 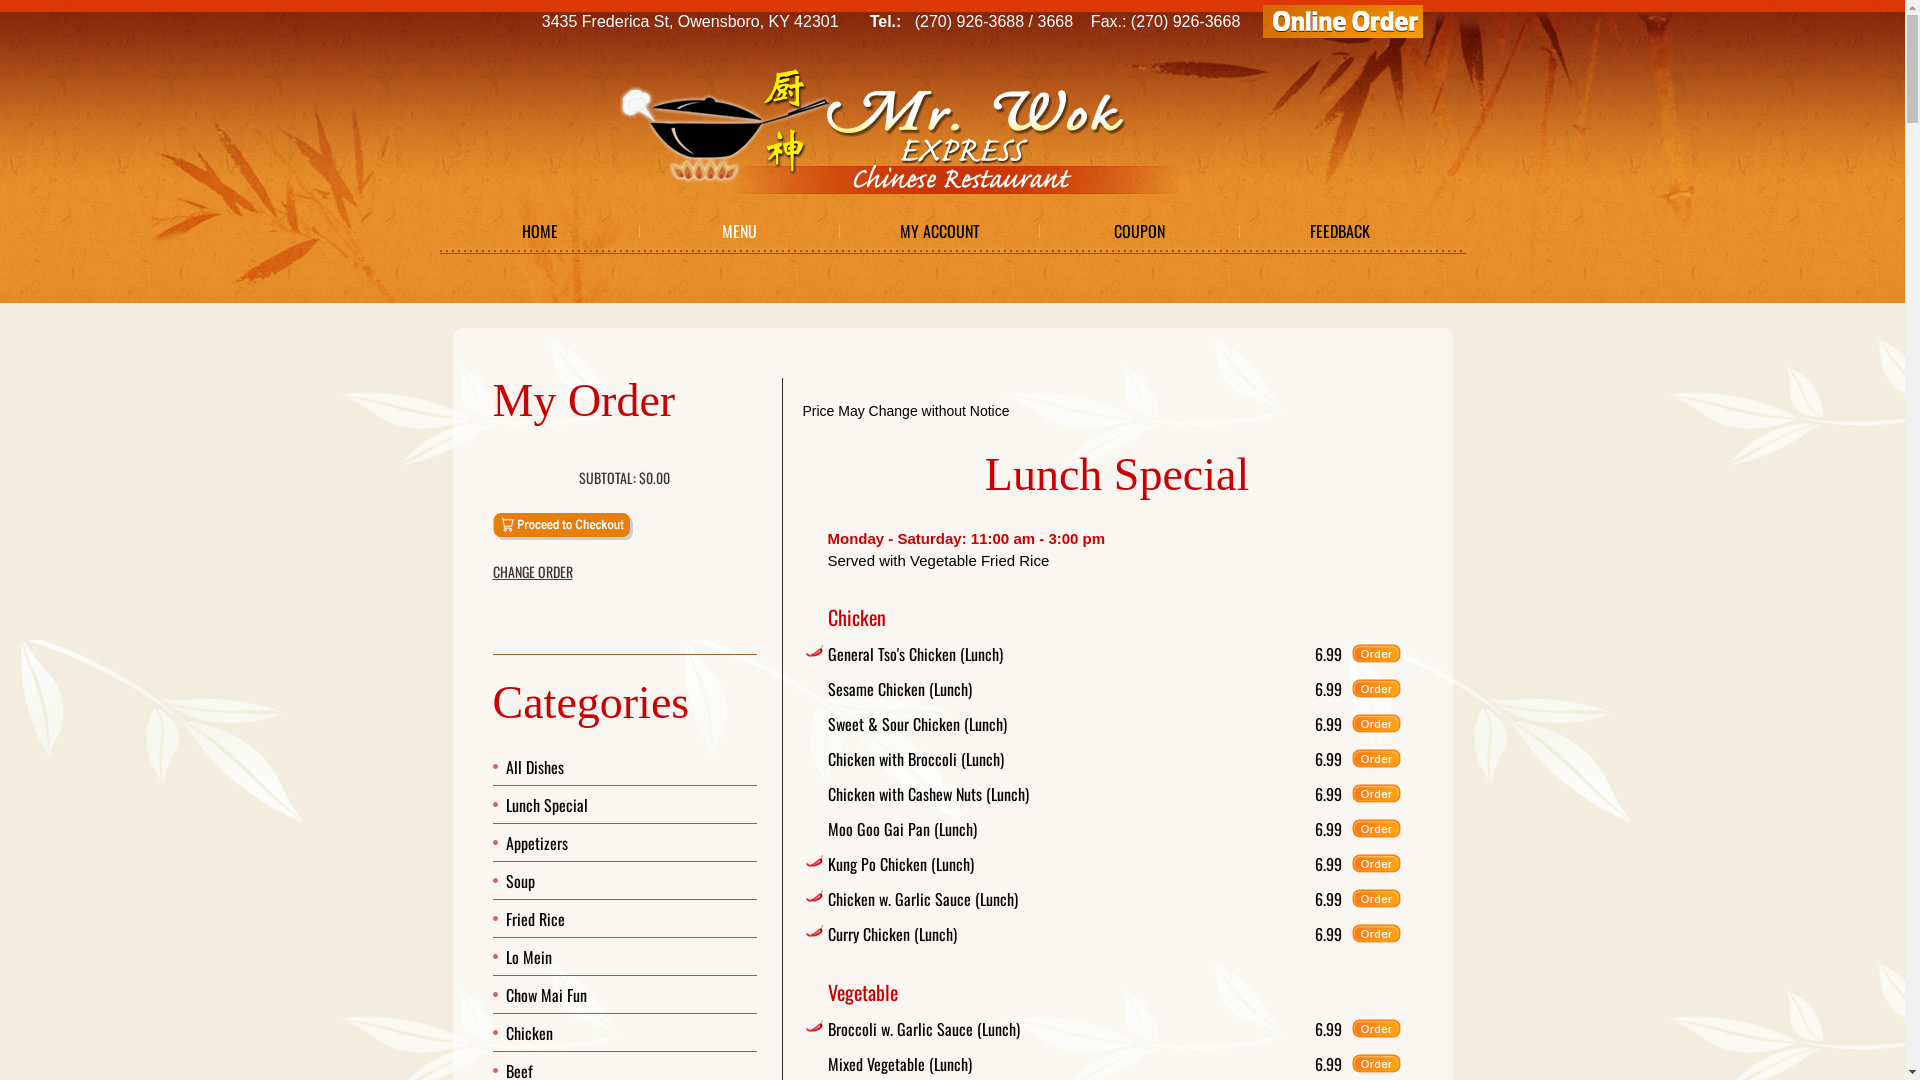 I want to click on 'CHANGE ORDER', so click(x=623, y=571).